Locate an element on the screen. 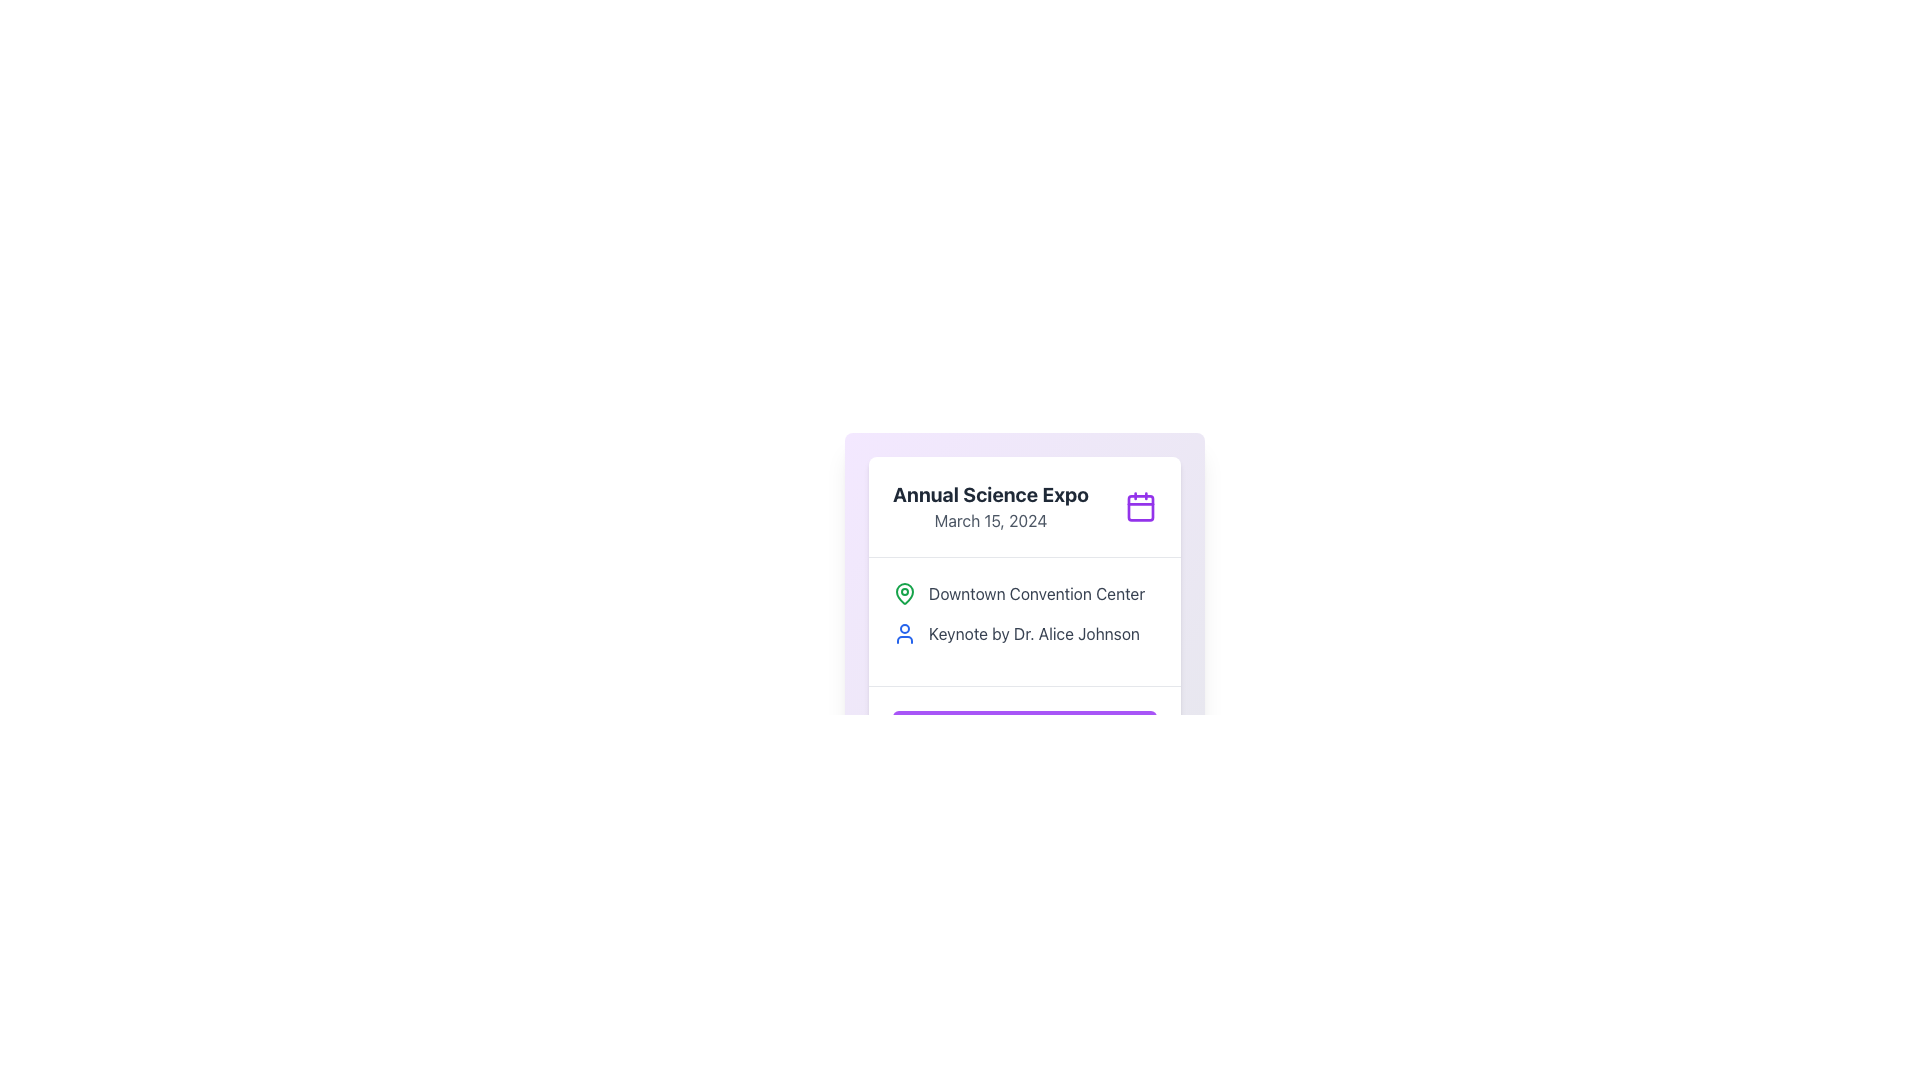 The height and width of the screenshot is (1080, 1920). the decorative graphical element within the calendar icon, which is a rounded rectangle with concave corners located at the bottom right area of the calendar graphic is located at coordinates (1141, 507).